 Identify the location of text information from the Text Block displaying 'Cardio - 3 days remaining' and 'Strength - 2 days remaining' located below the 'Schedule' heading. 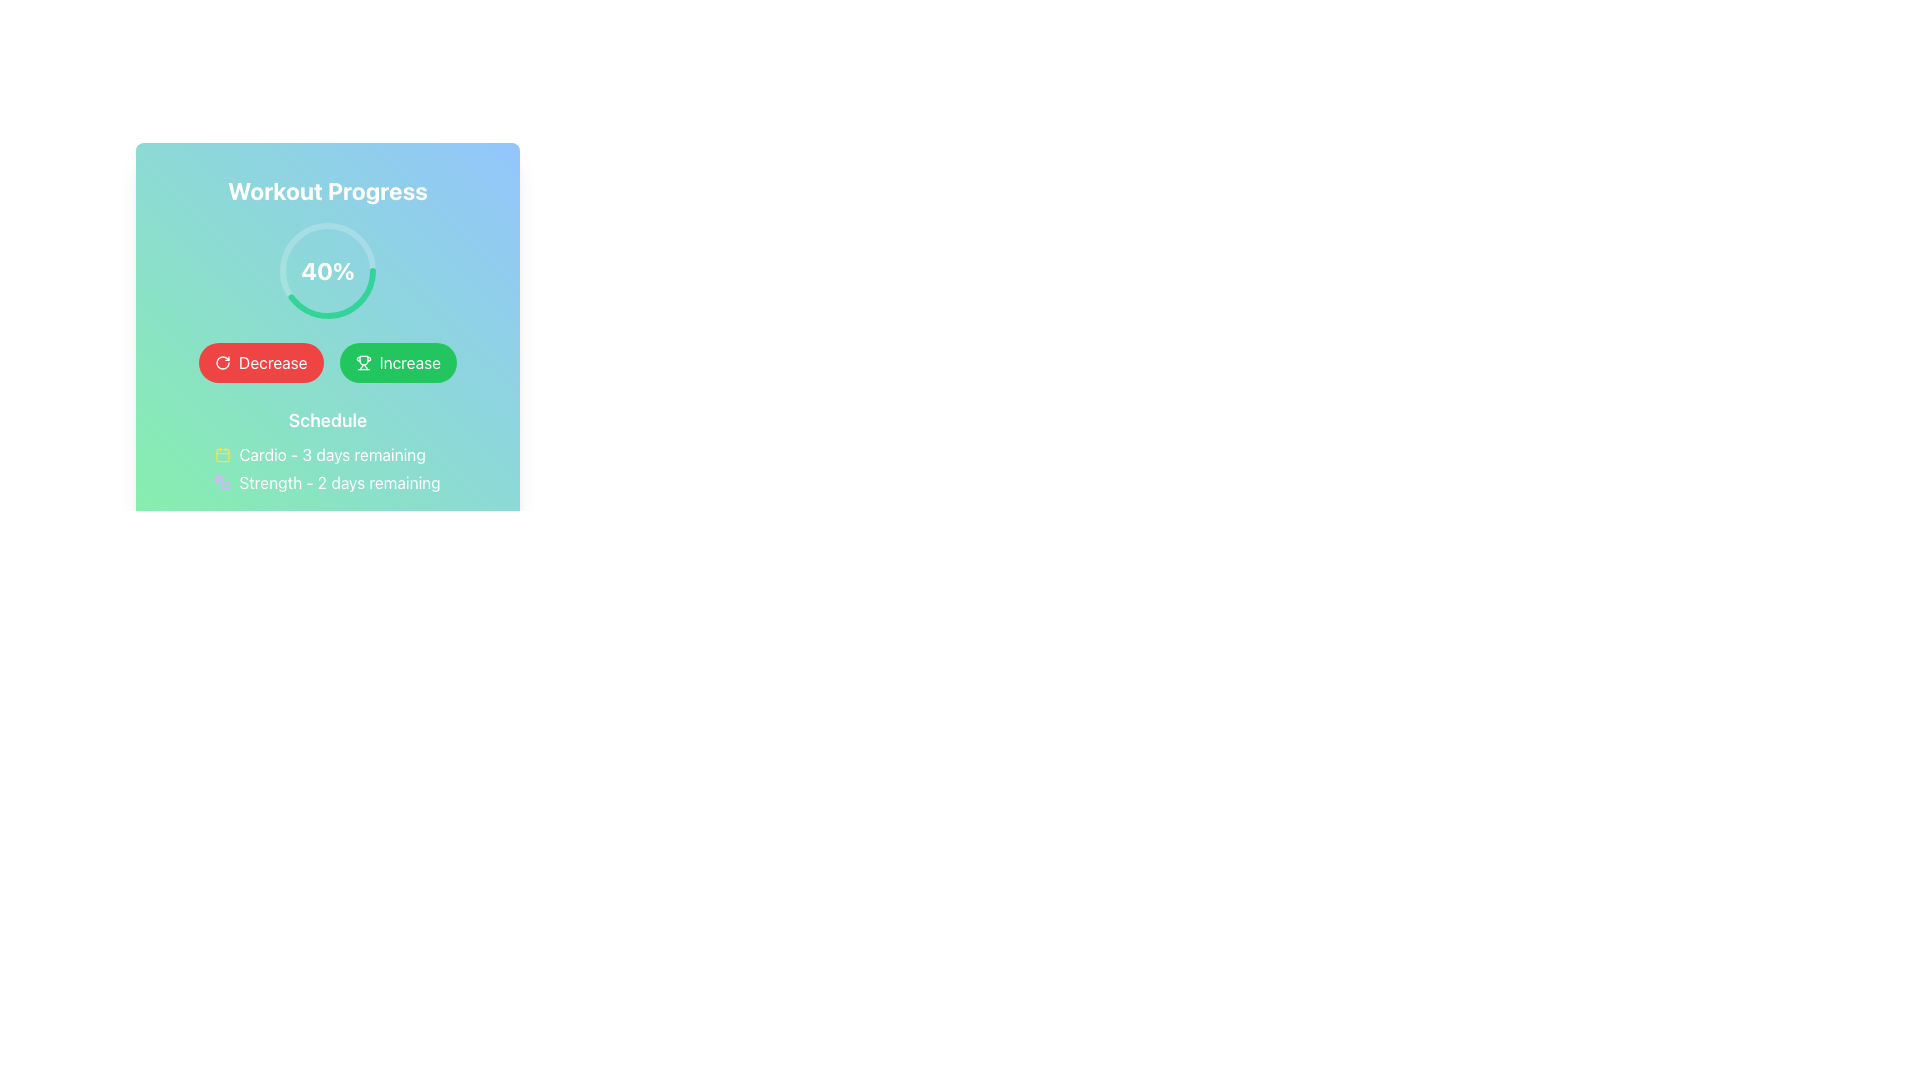
(327, 469).